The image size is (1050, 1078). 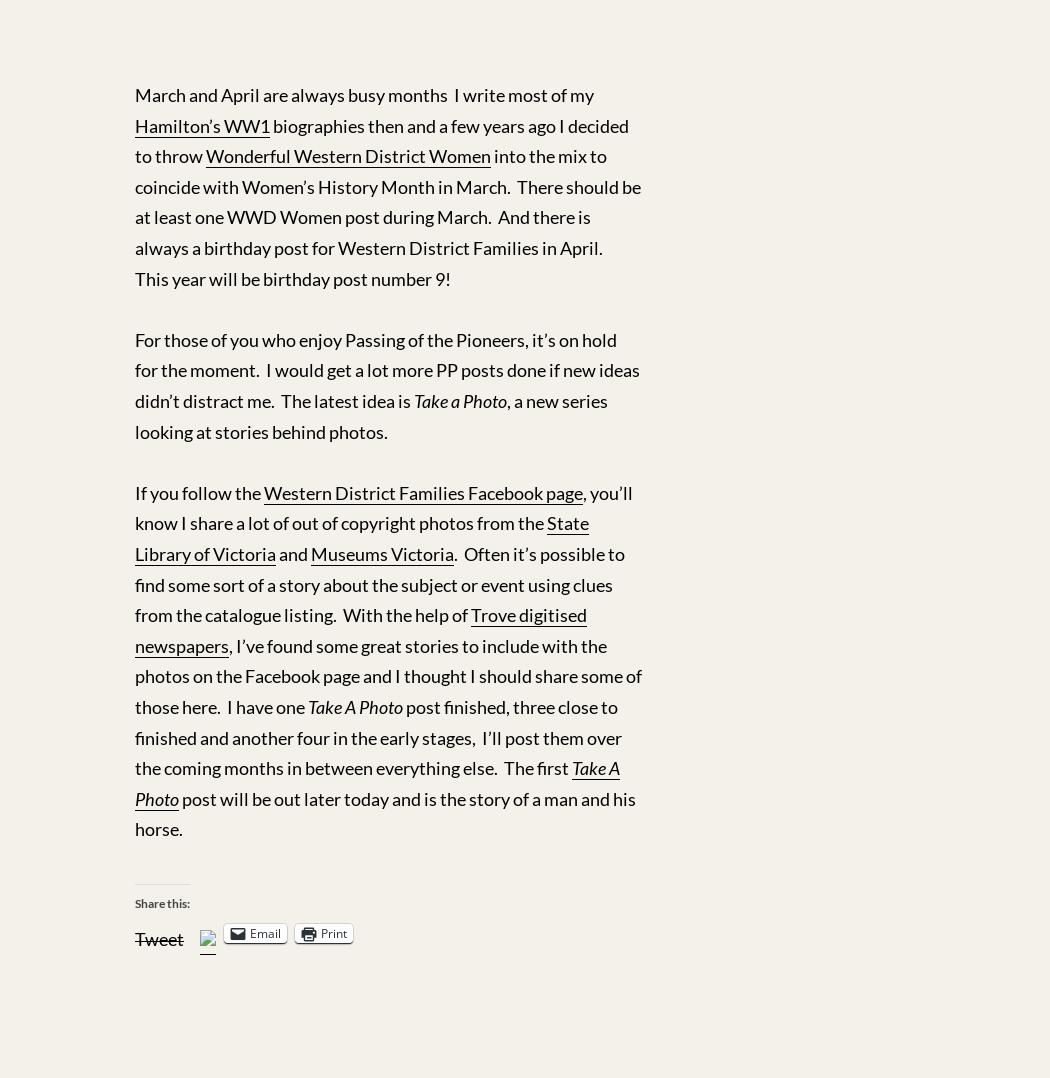 I want to click on 'Print', so click(x=334, y=931).